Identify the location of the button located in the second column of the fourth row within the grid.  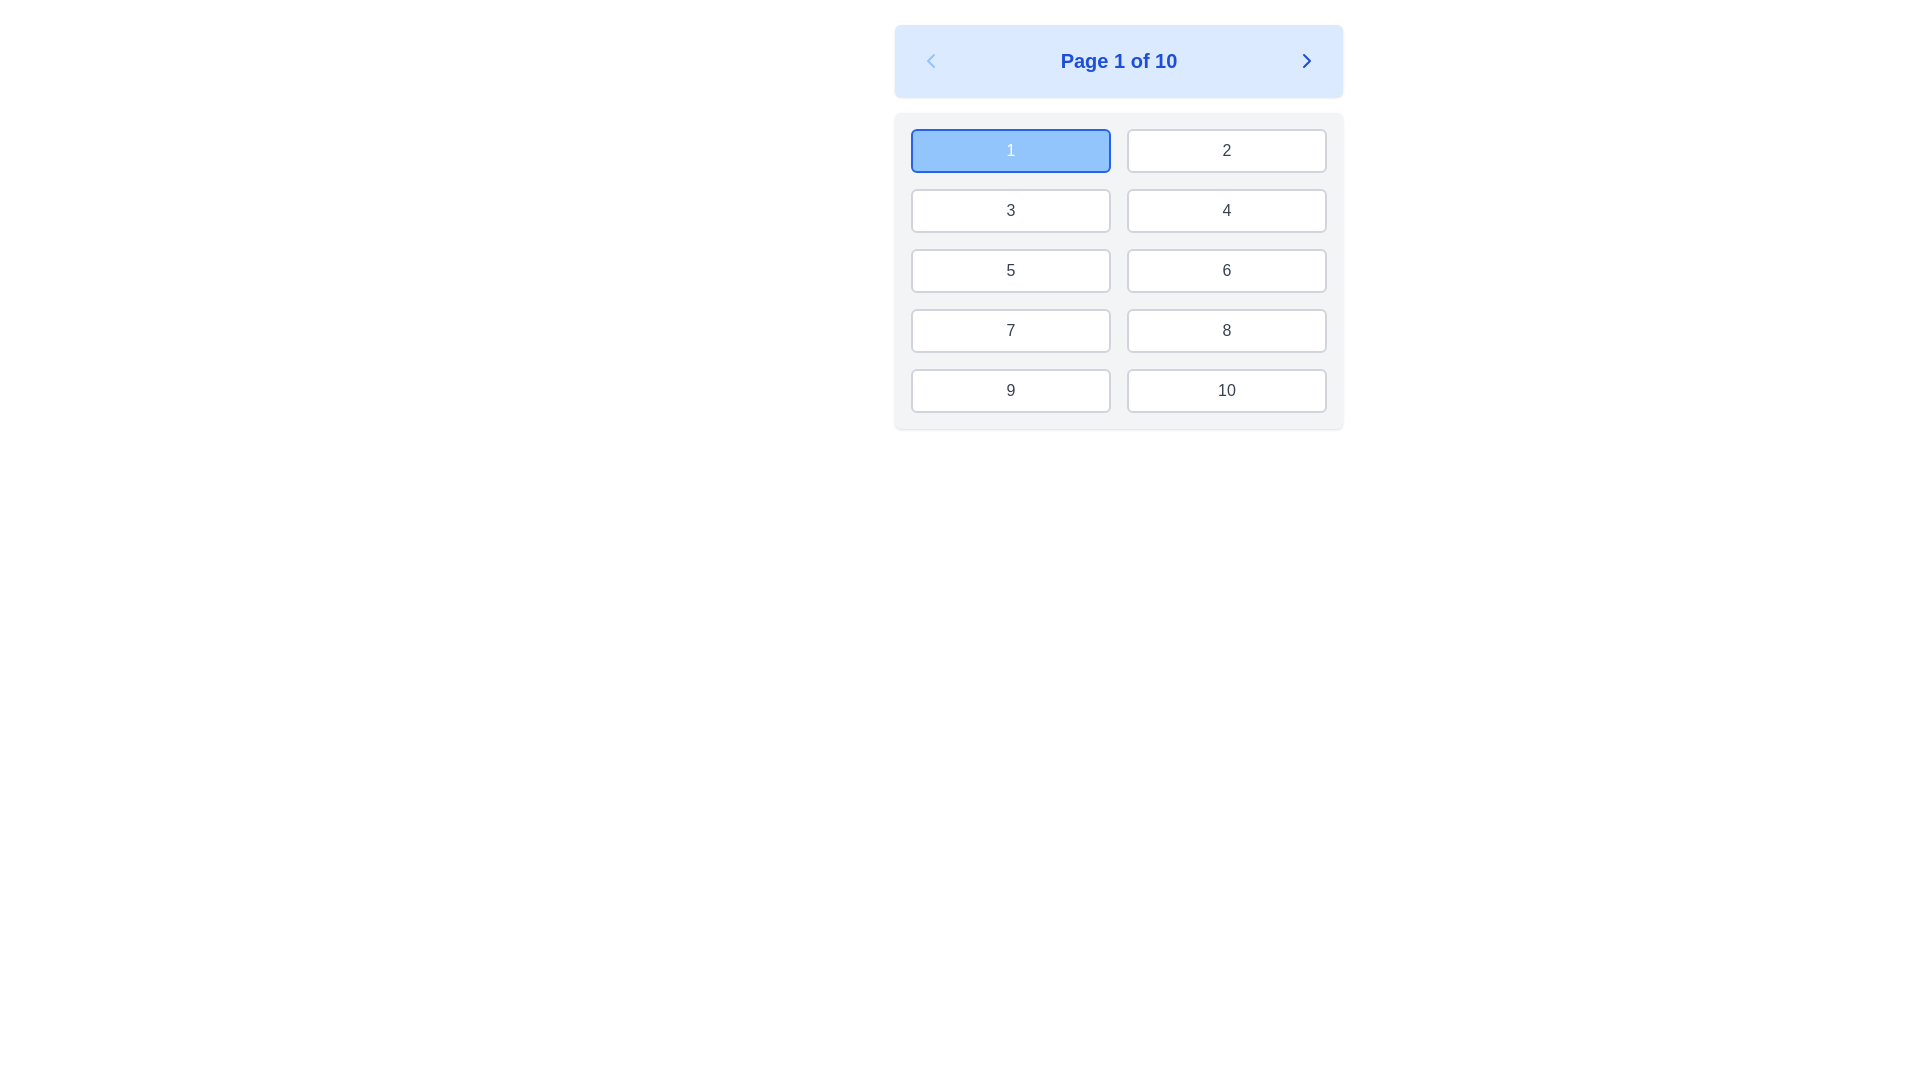
(1226, 330).